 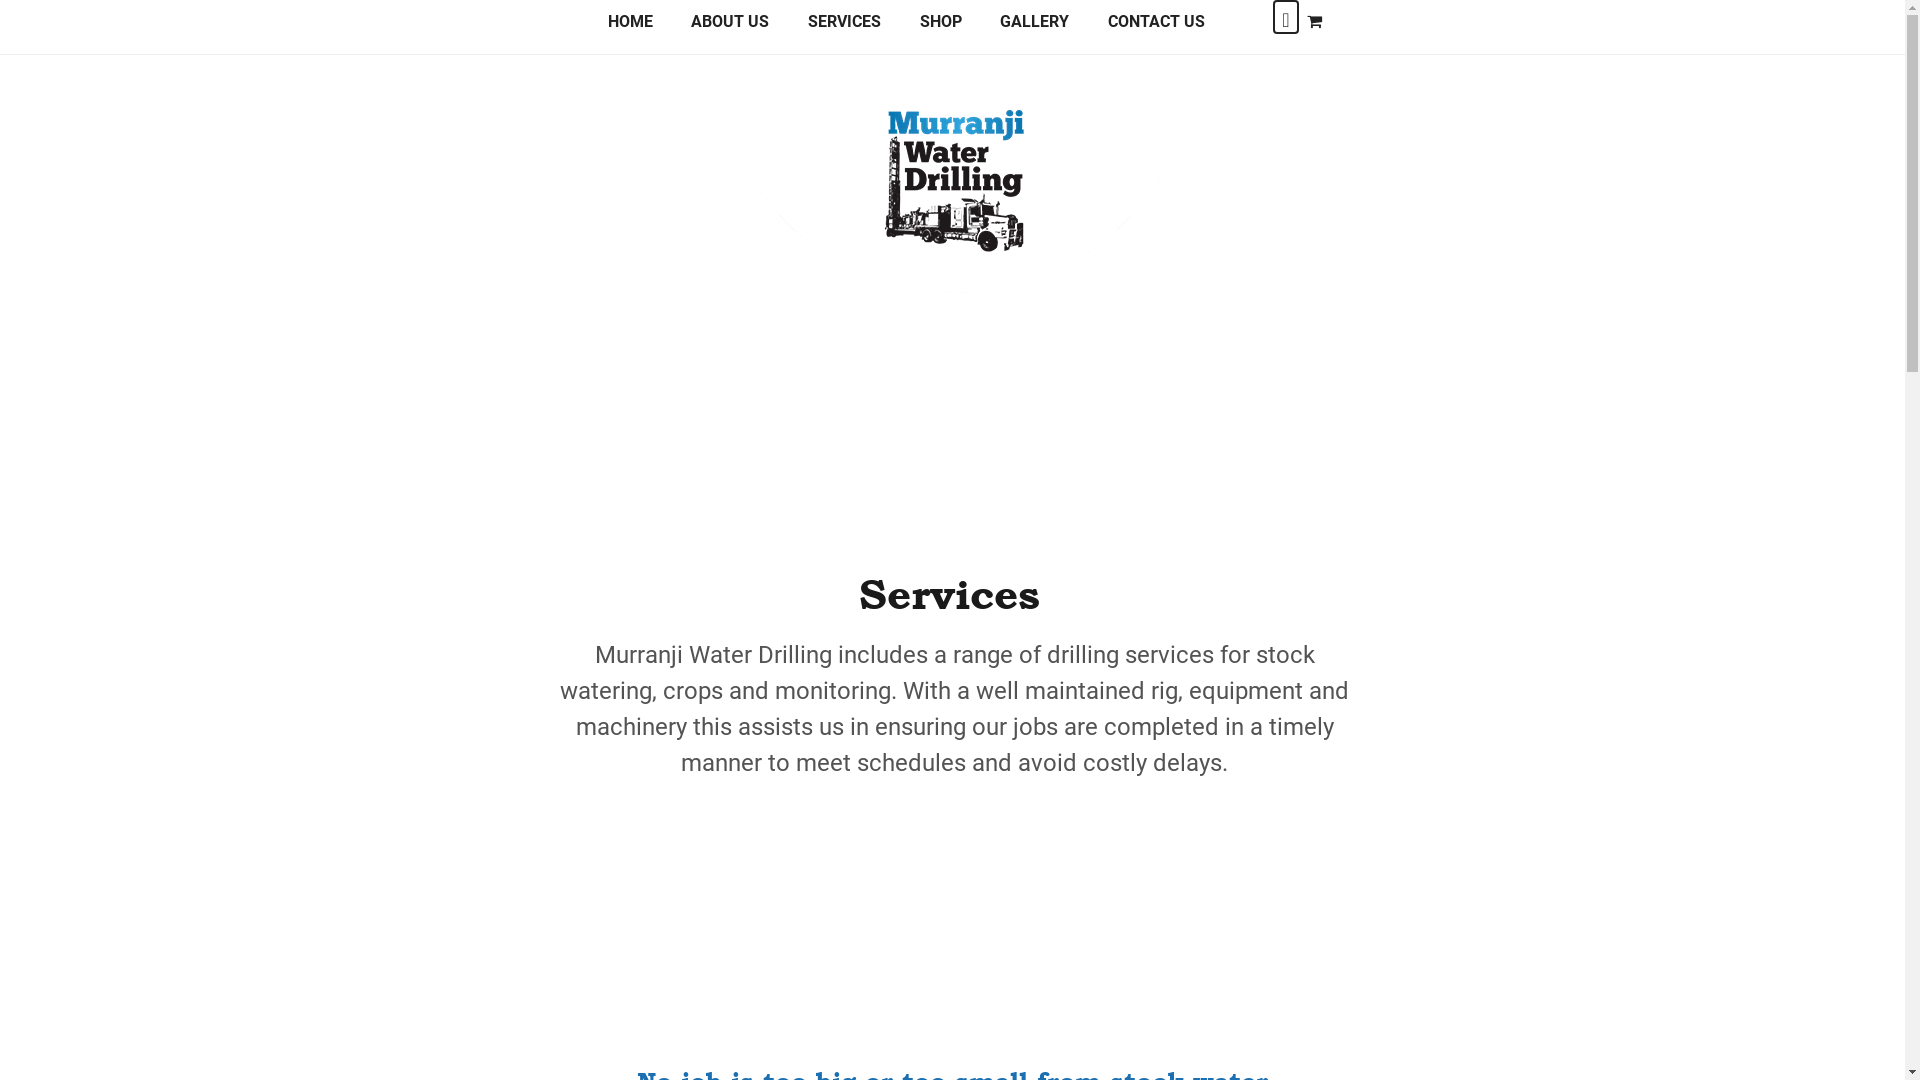 I want to click on 'ABOUT US', so click(x=729, y=29).